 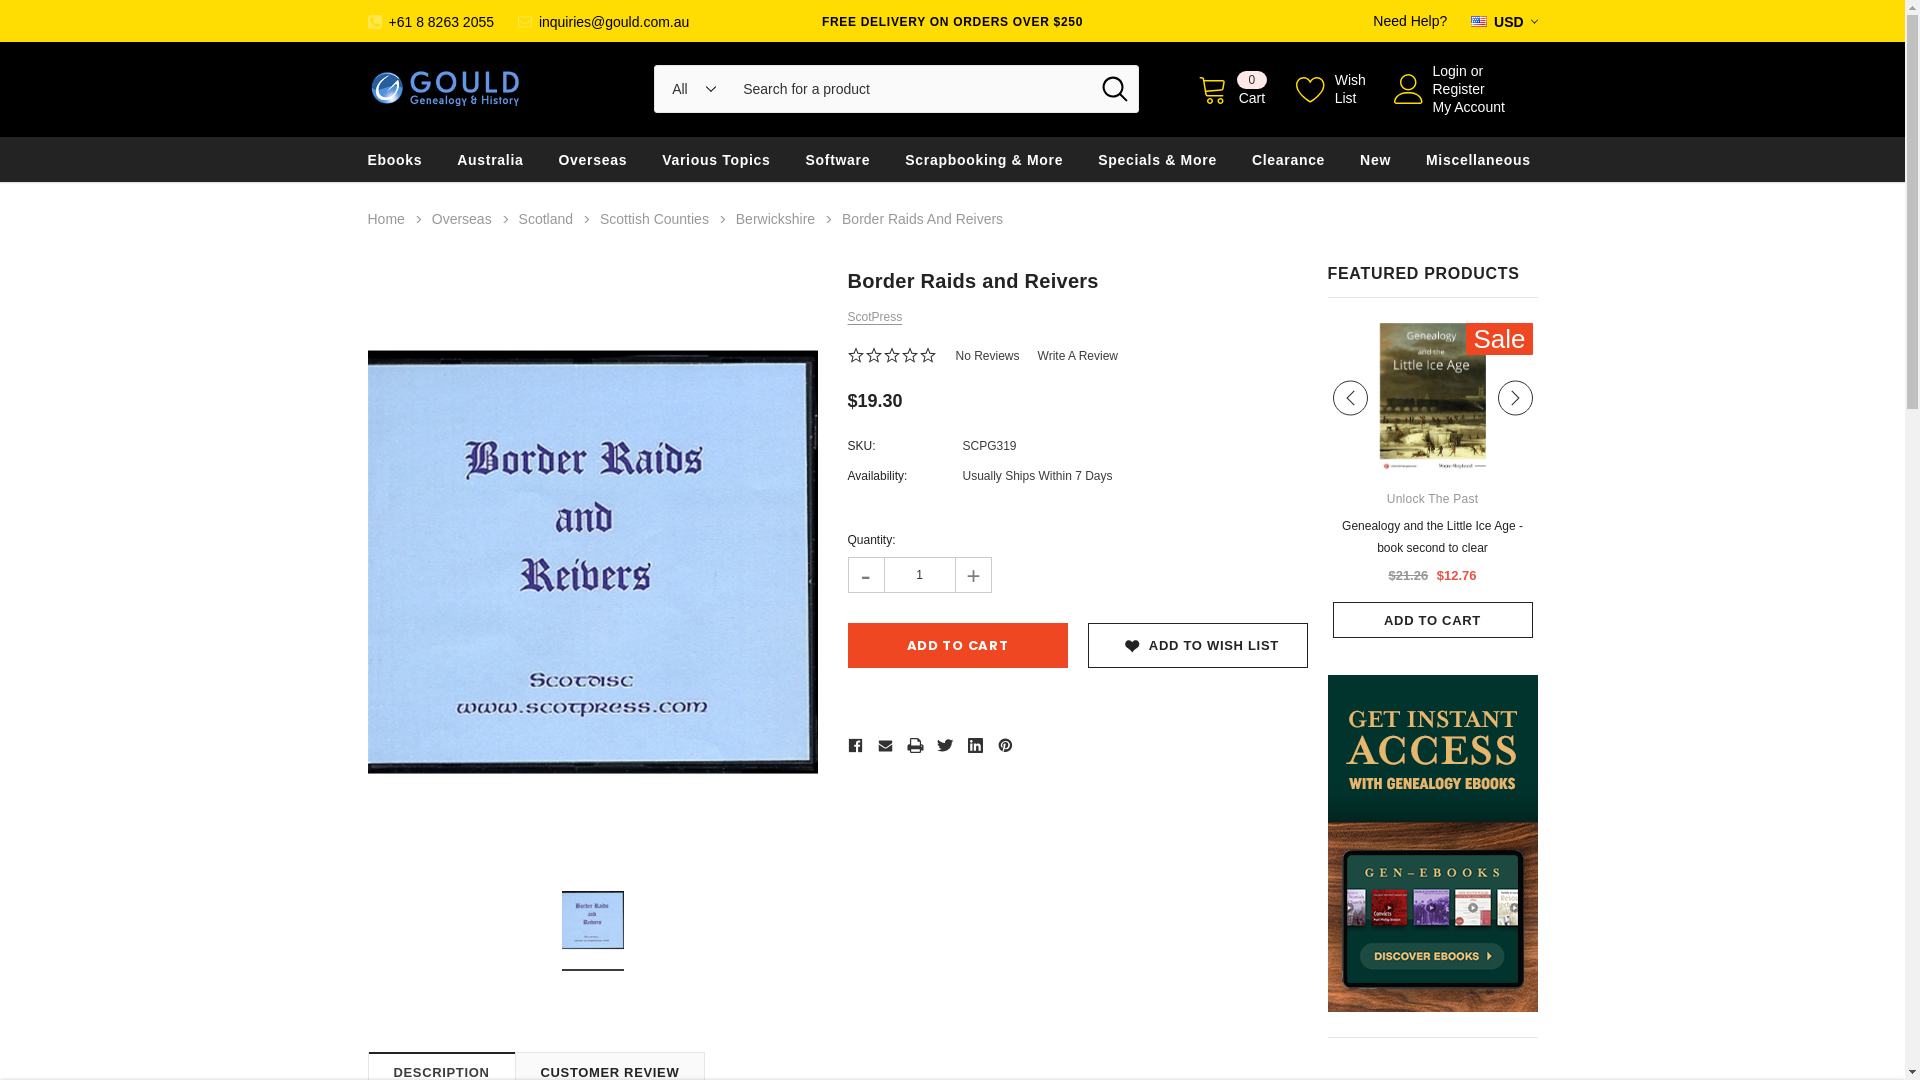 What do you see at coordinates (444, 87) in the screenshot?
I see `'Gould Genealogy & History'` at bounding box center [444, 87].